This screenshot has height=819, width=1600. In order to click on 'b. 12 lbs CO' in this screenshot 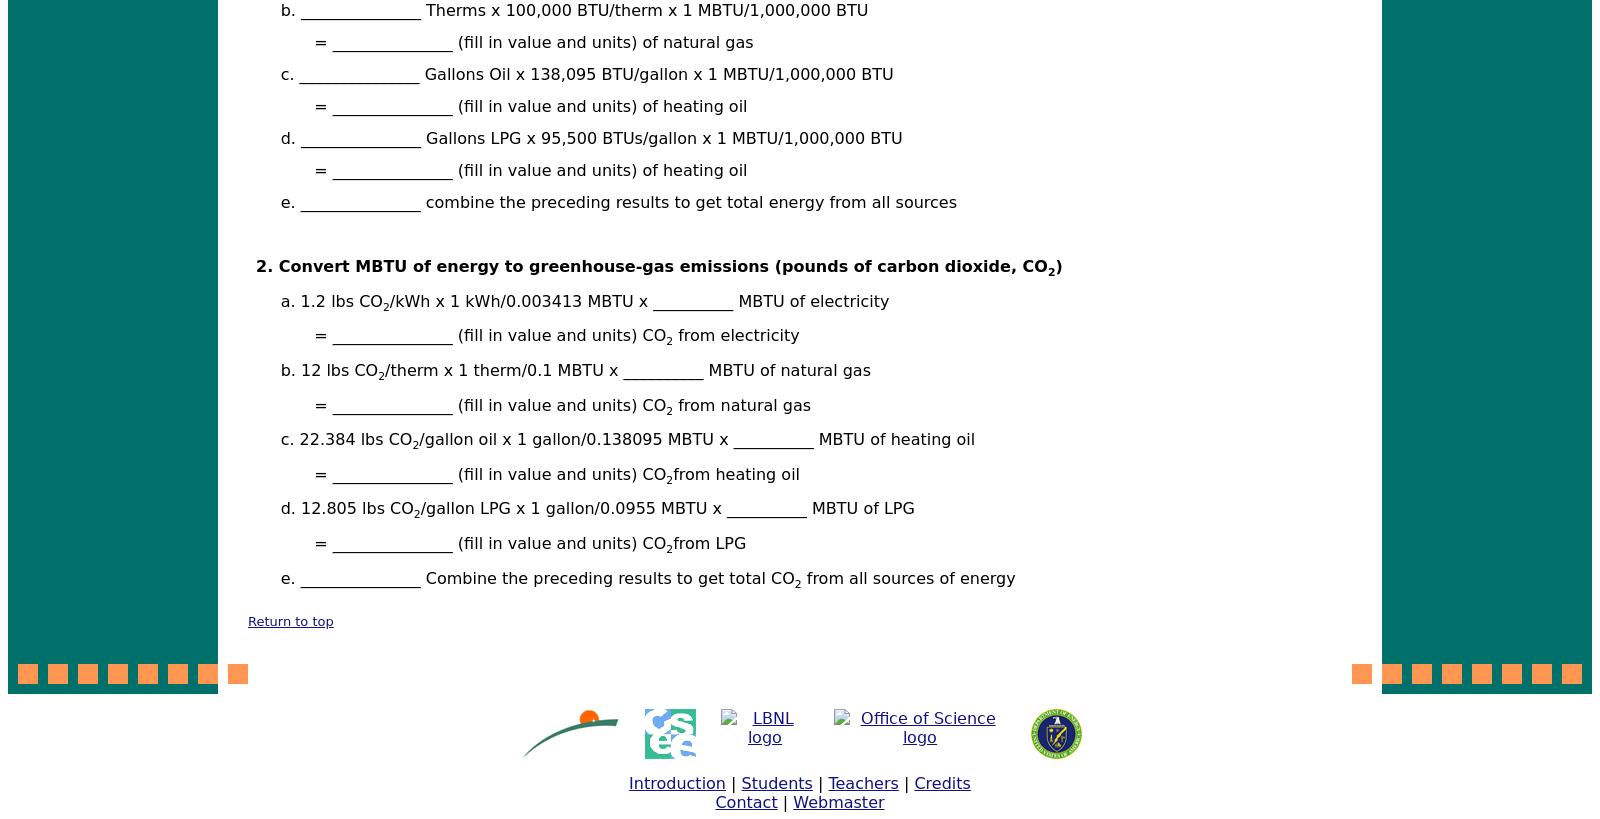, I will do `click(328, 369)`.